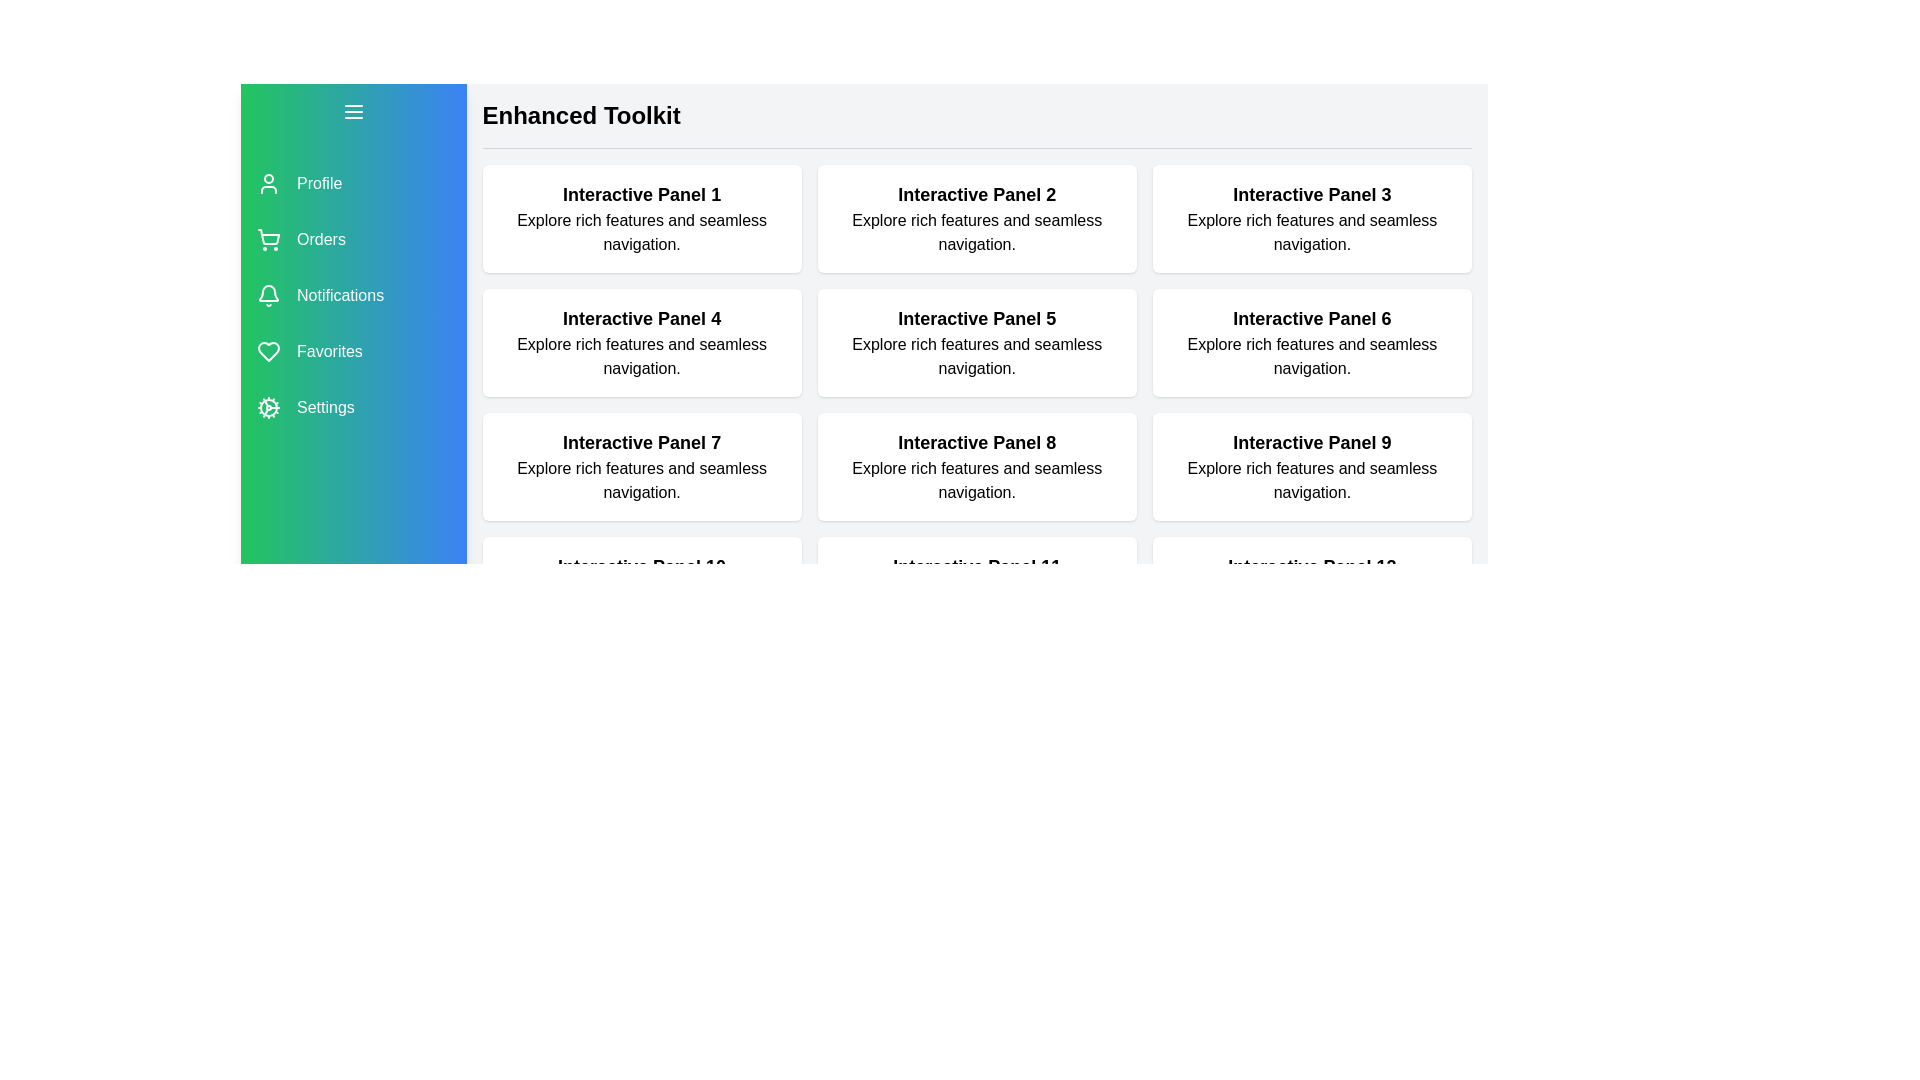 The width and height of the screenshot is (1920, 1080). I want to click on the menu toggle button to toggle its visibility, so click(353, 111).